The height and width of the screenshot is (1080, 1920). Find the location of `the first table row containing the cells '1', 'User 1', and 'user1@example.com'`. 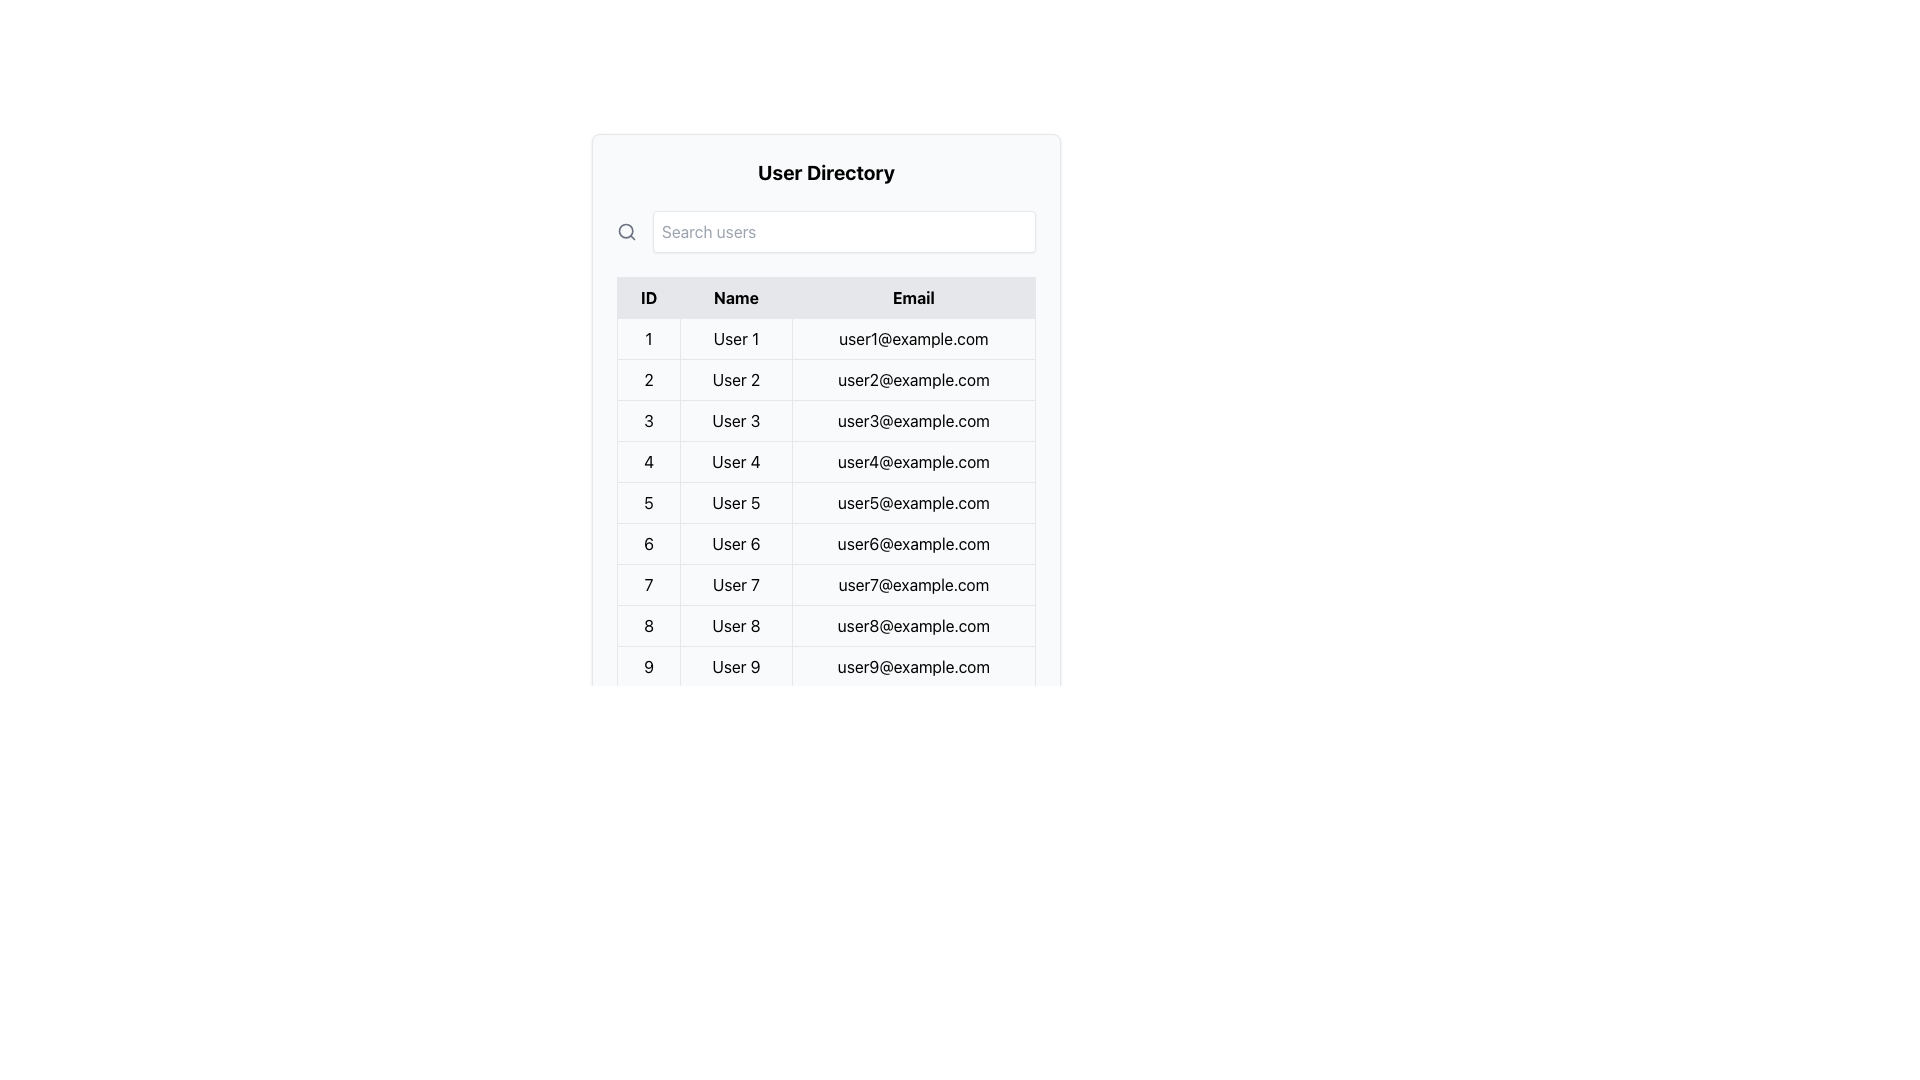

the first table row containing the cells '1', 'User 1', and 'user1@example.com' is located at coordinates (826, 338).